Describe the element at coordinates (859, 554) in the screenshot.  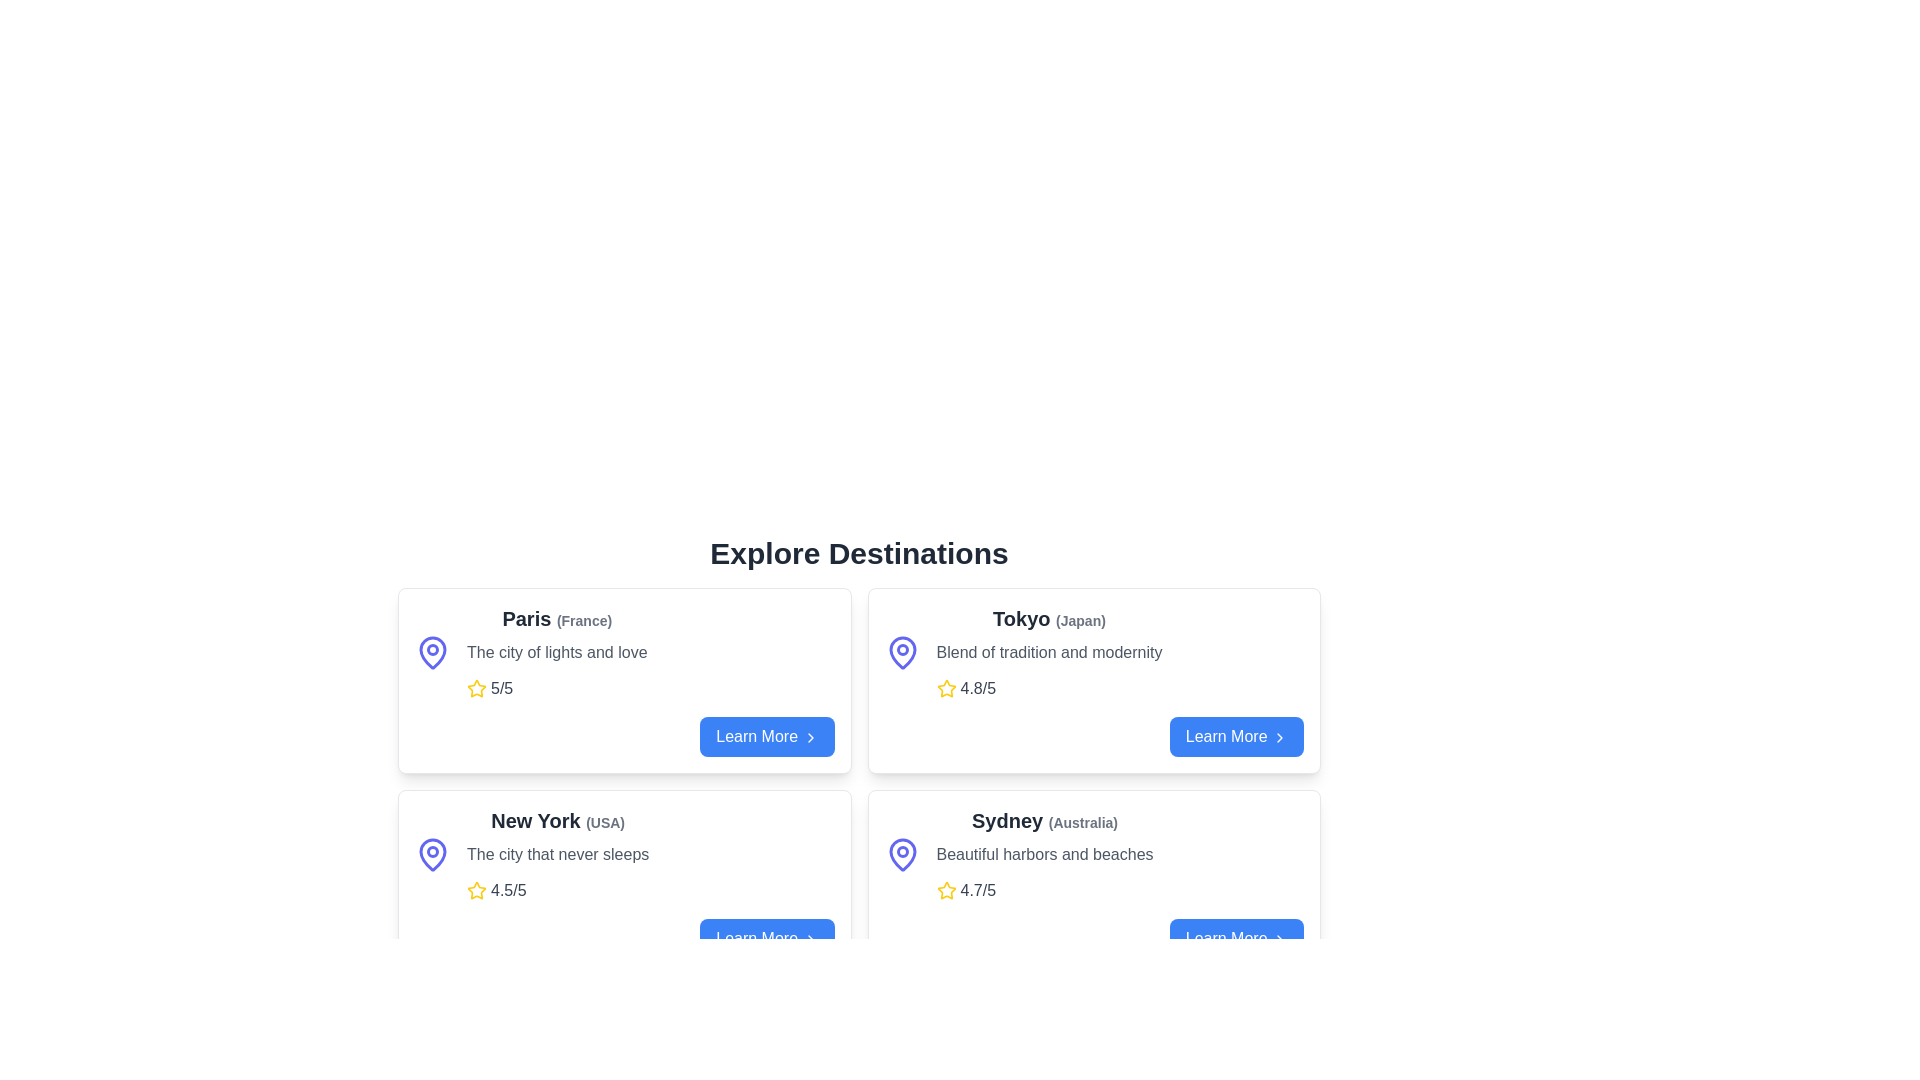
I see `the header text that indicates the content's purpose for exploring destinations, which is prominently displayed at the top-center of the grid layout` at that location.